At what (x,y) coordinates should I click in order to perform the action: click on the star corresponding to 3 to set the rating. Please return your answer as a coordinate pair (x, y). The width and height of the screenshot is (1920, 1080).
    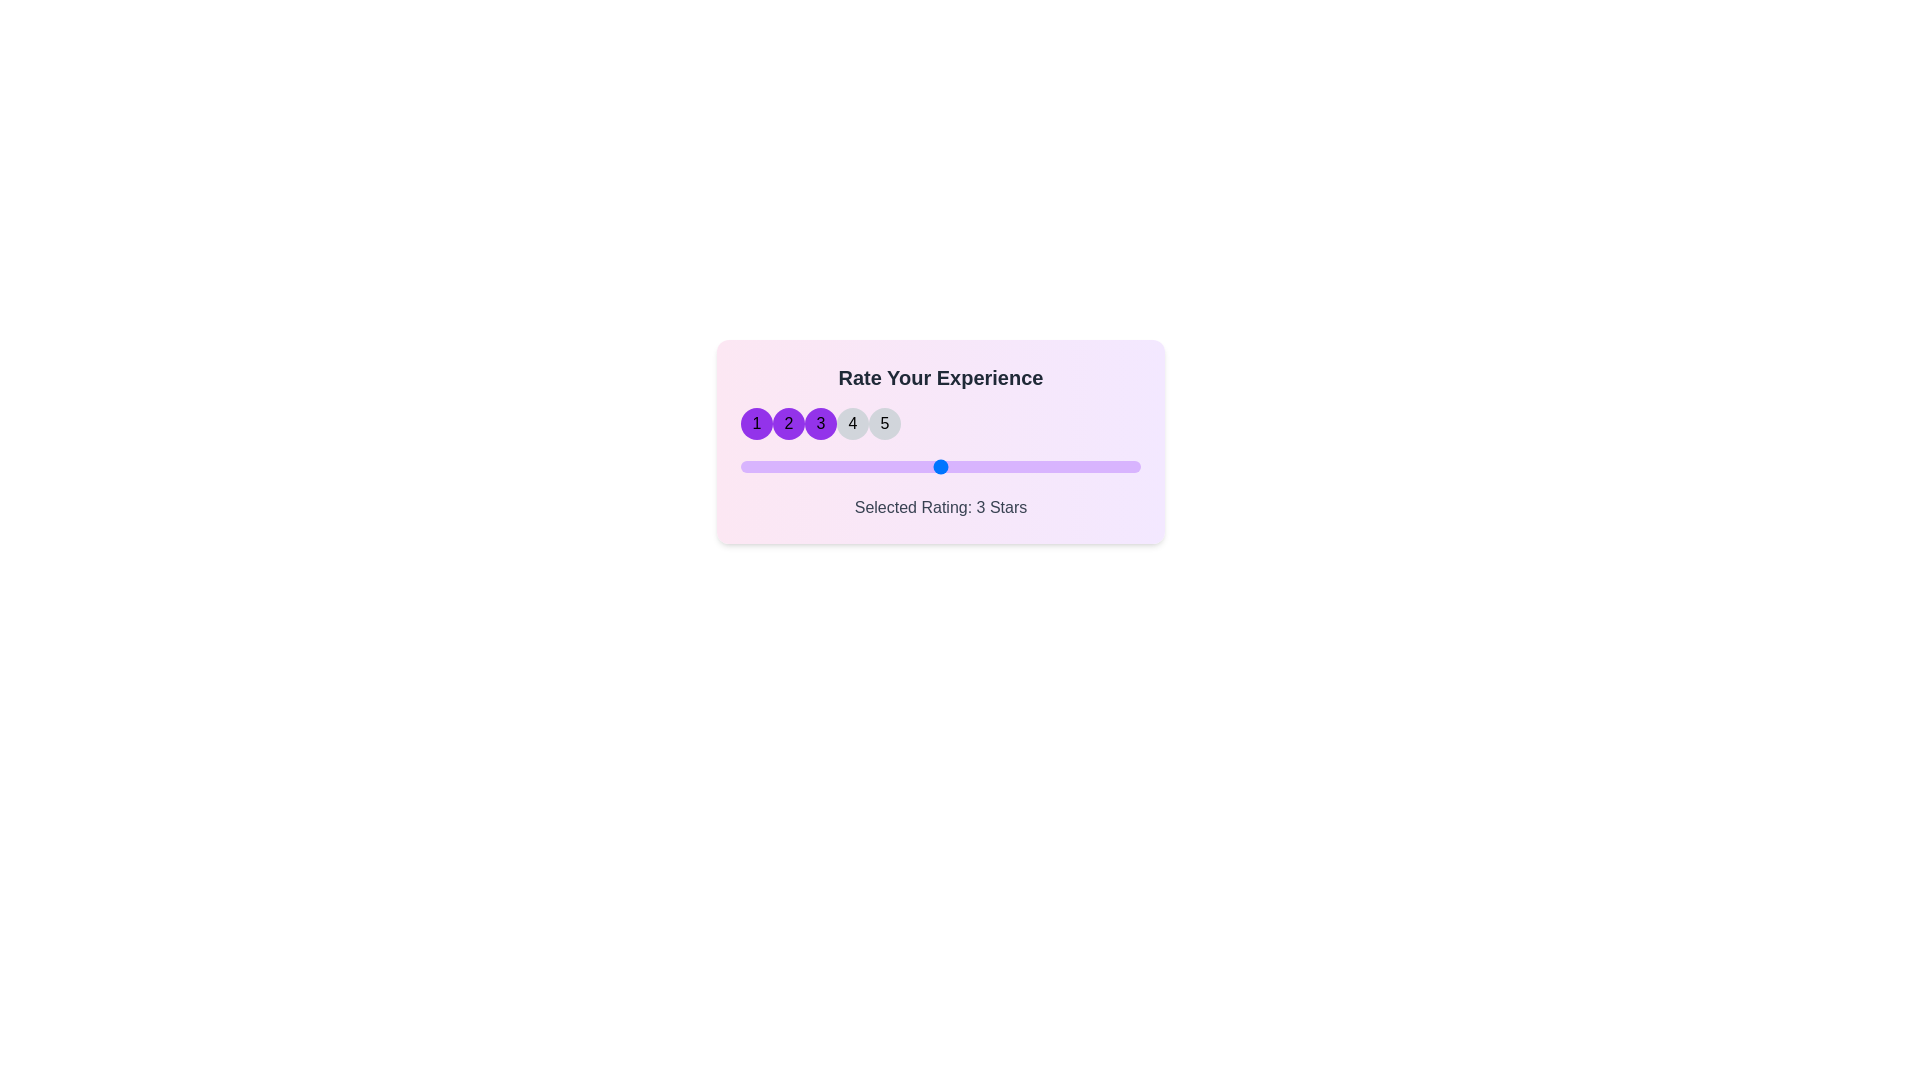
    Looking at the image, I should click on (820, 423).